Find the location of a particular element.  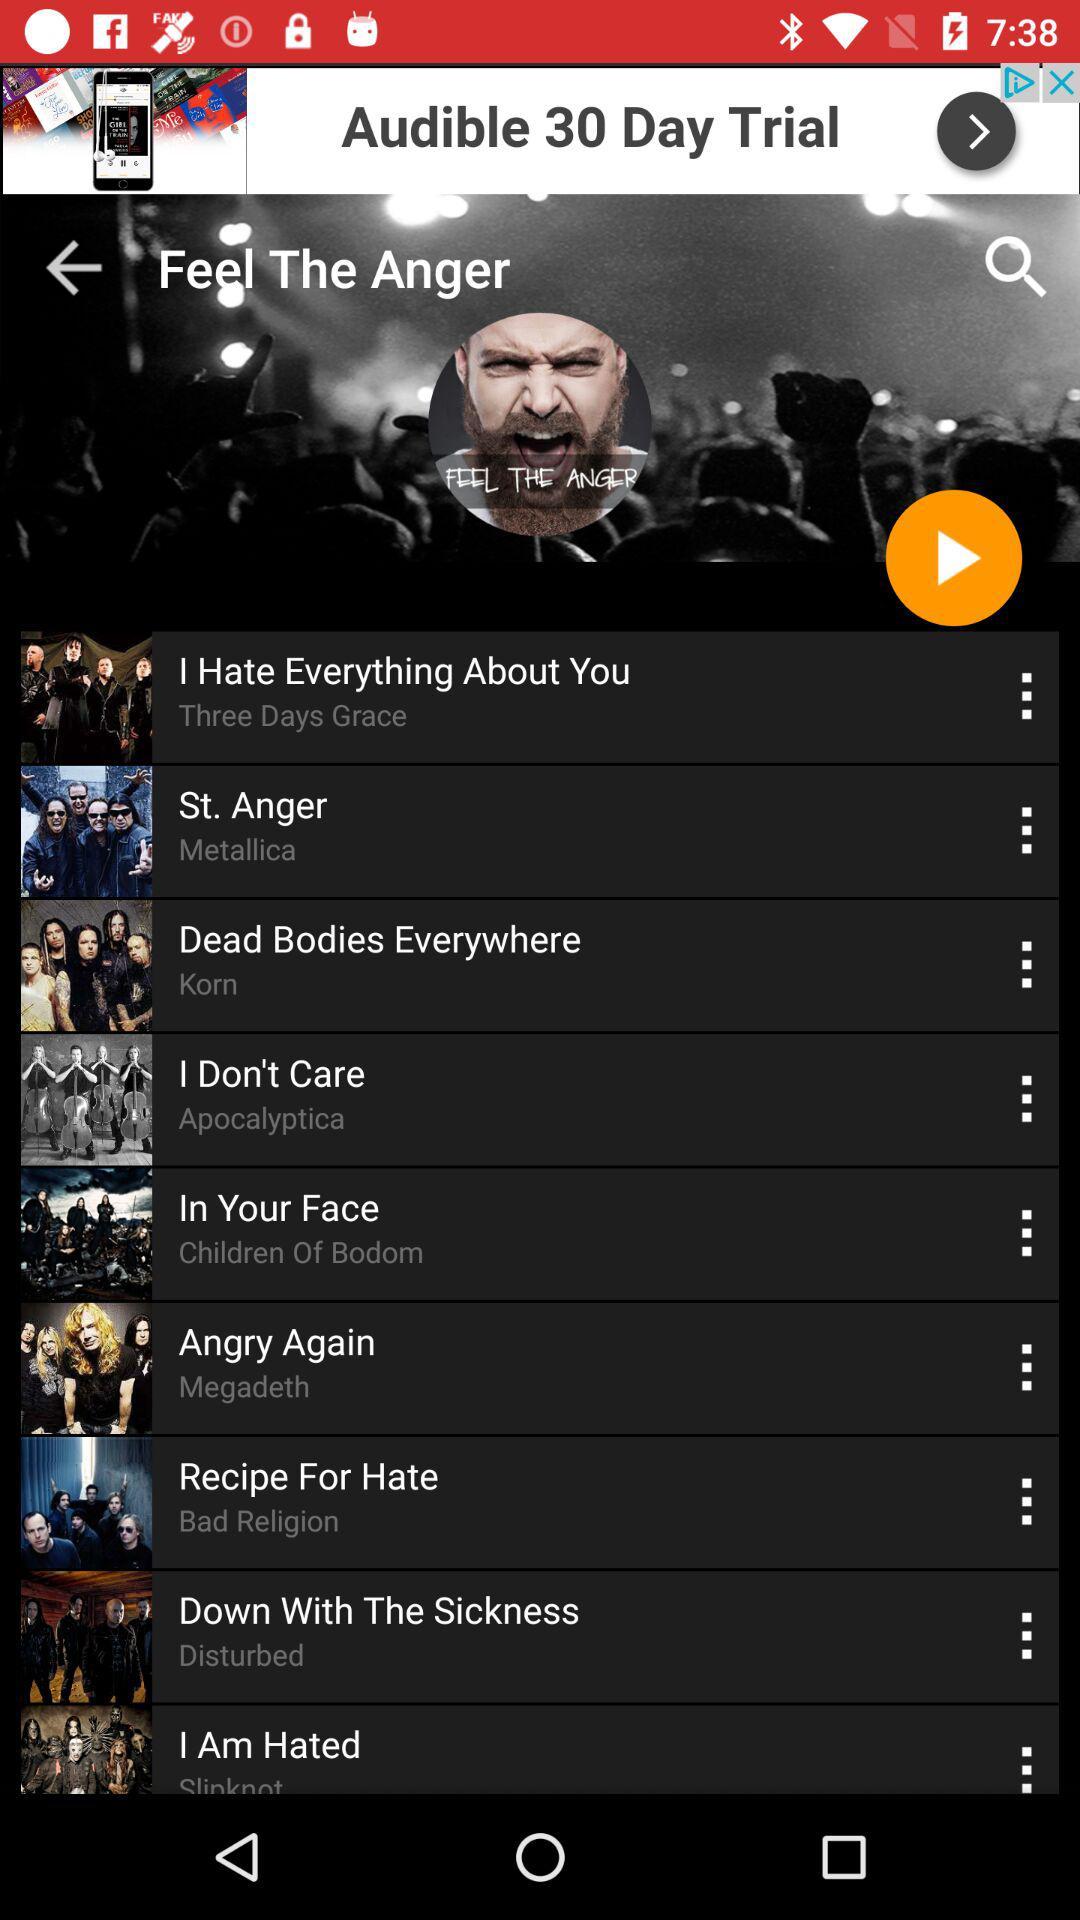

more information is located at coordinates (1027, 1367).